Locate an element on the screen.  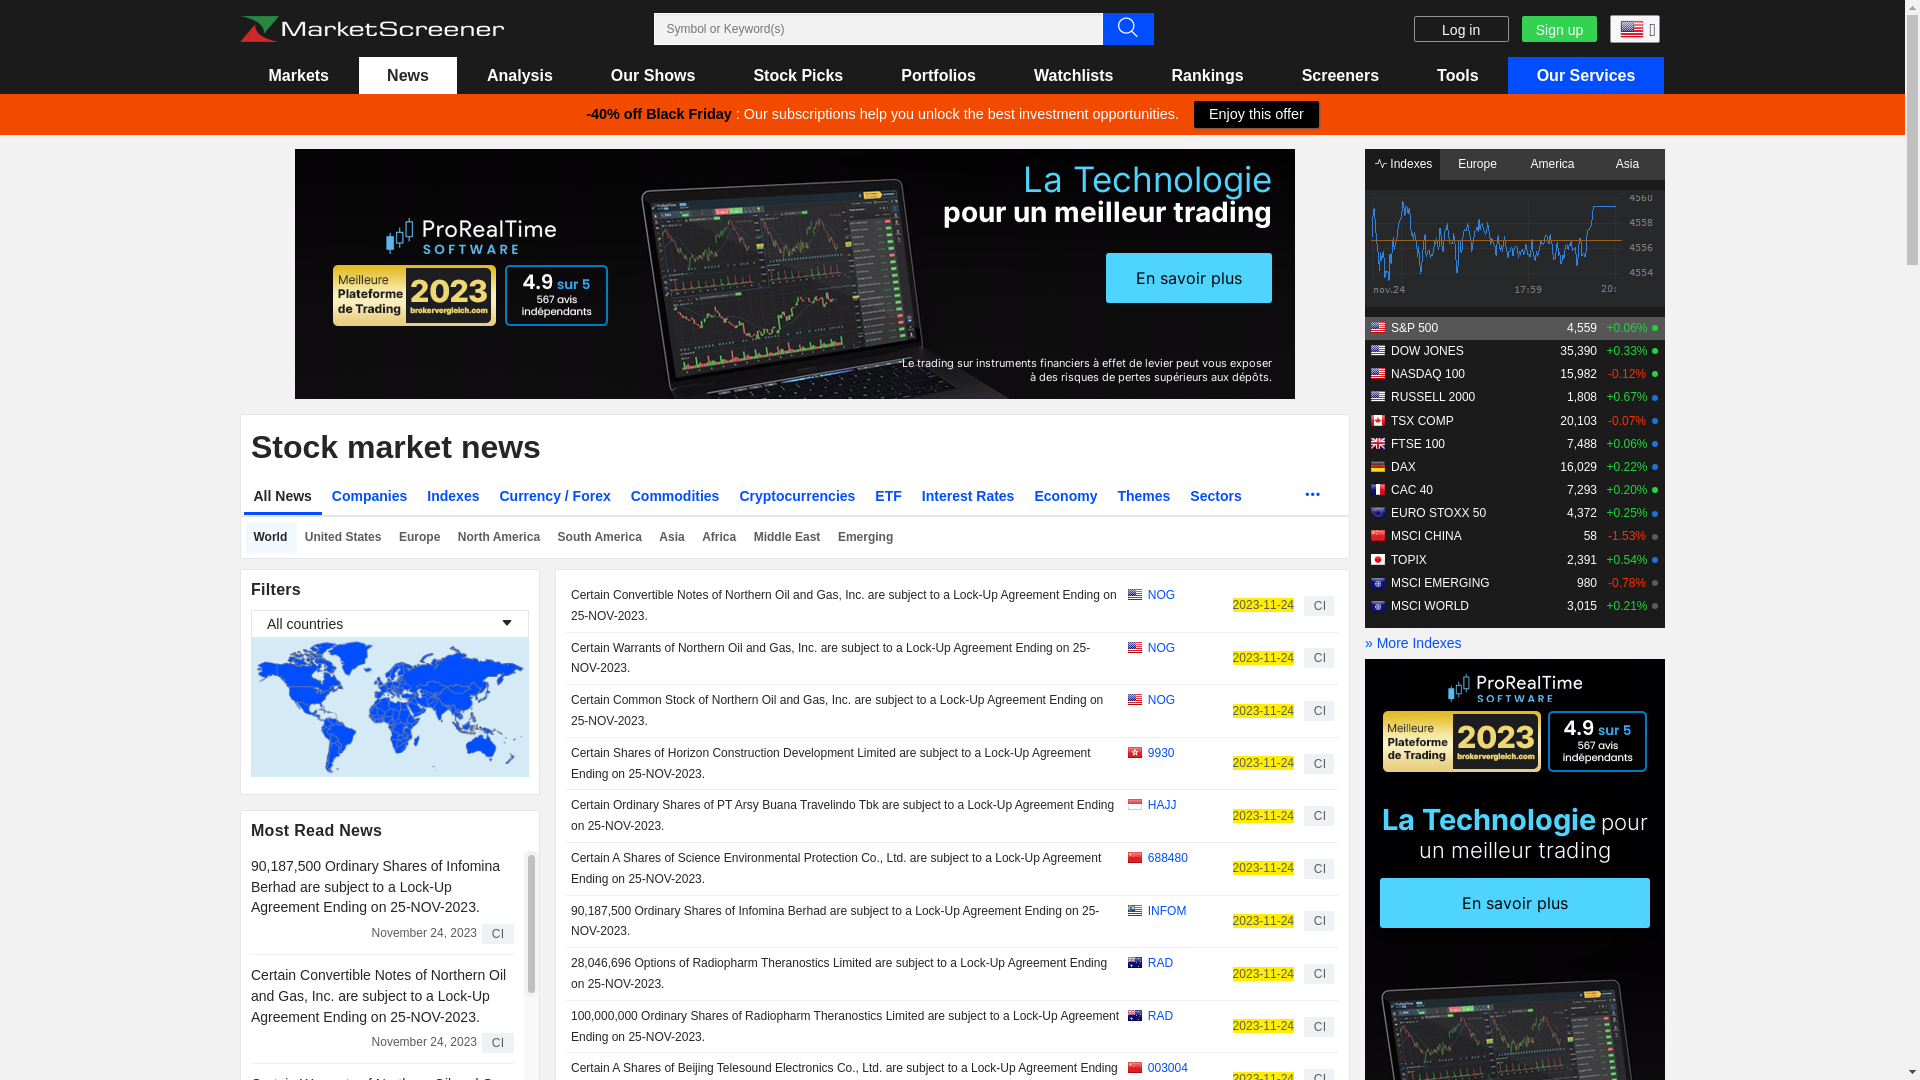
'Sign up' is located at coordinates (1558, 29).